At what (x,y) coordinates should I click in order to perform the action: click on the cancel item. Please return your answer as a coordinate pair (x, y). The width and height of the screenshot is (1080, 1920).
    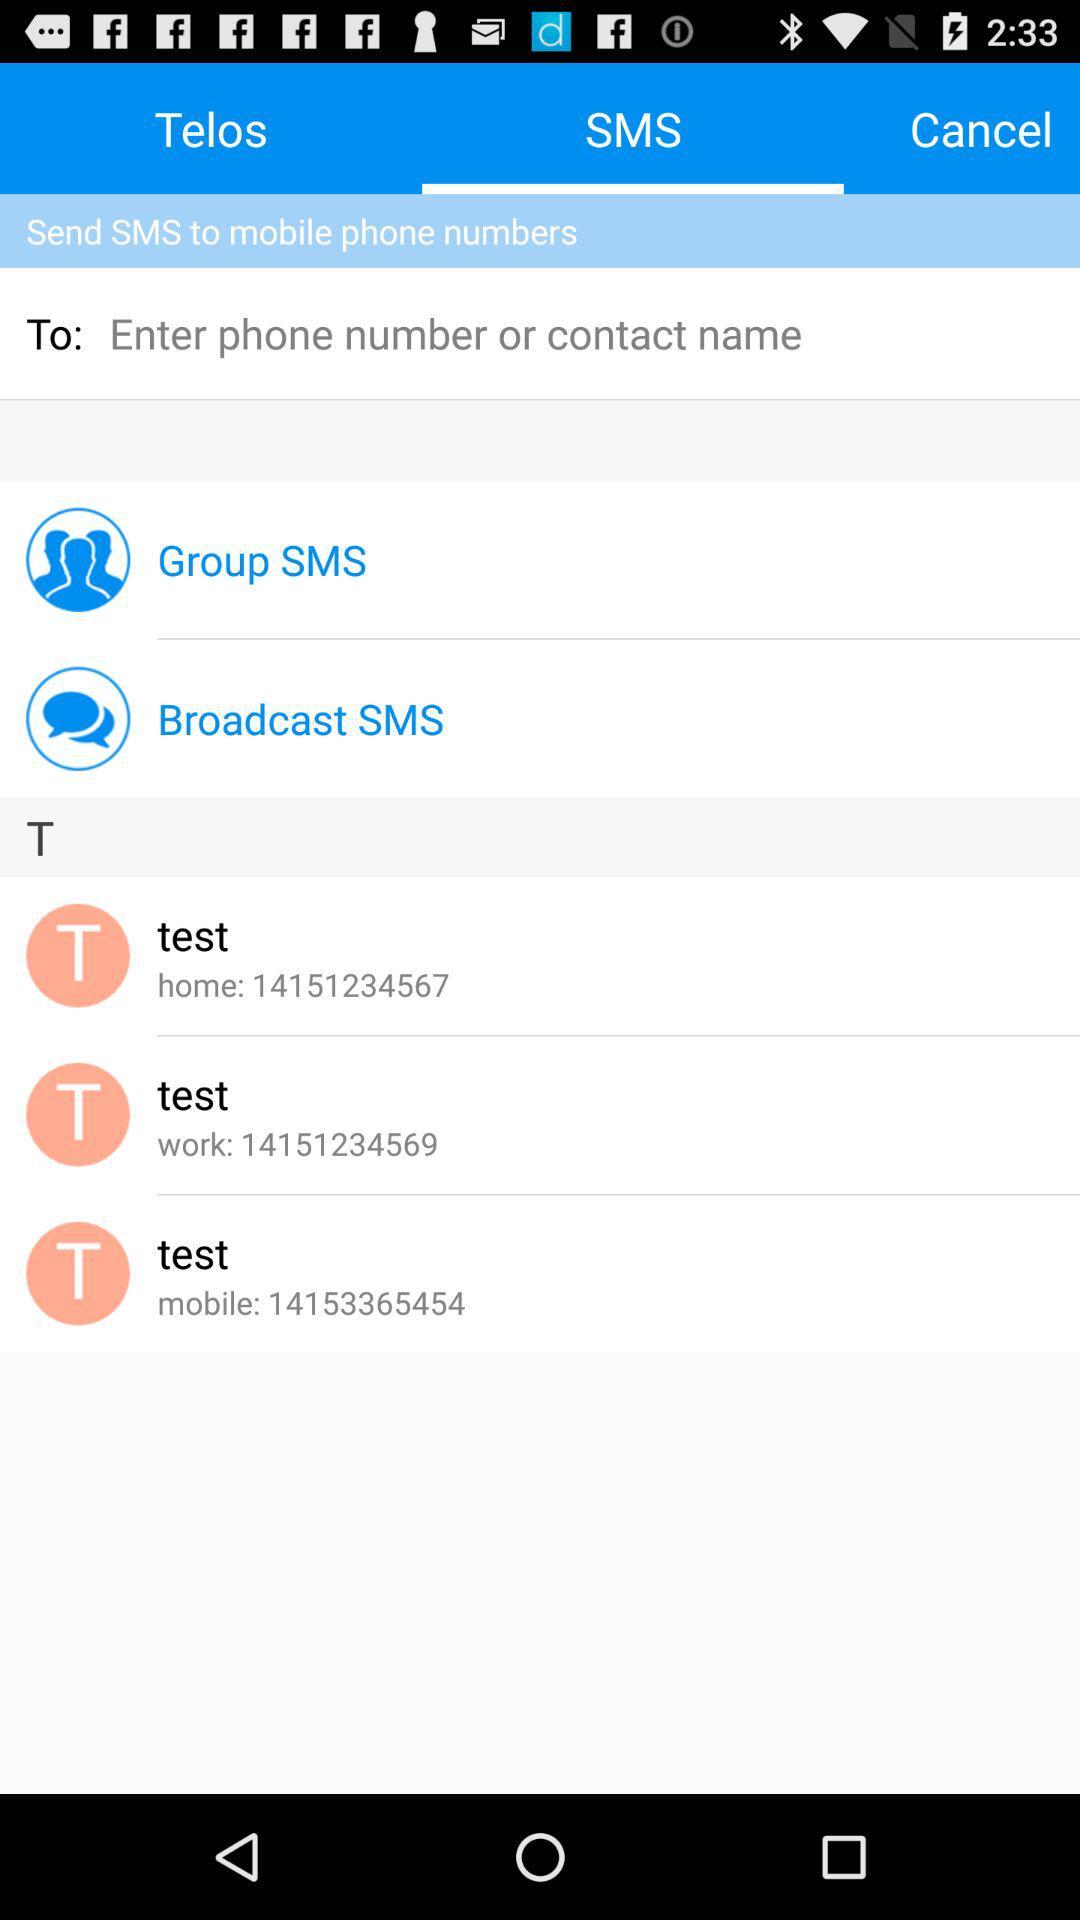
    Looking at the image, I should click on (980, 127).